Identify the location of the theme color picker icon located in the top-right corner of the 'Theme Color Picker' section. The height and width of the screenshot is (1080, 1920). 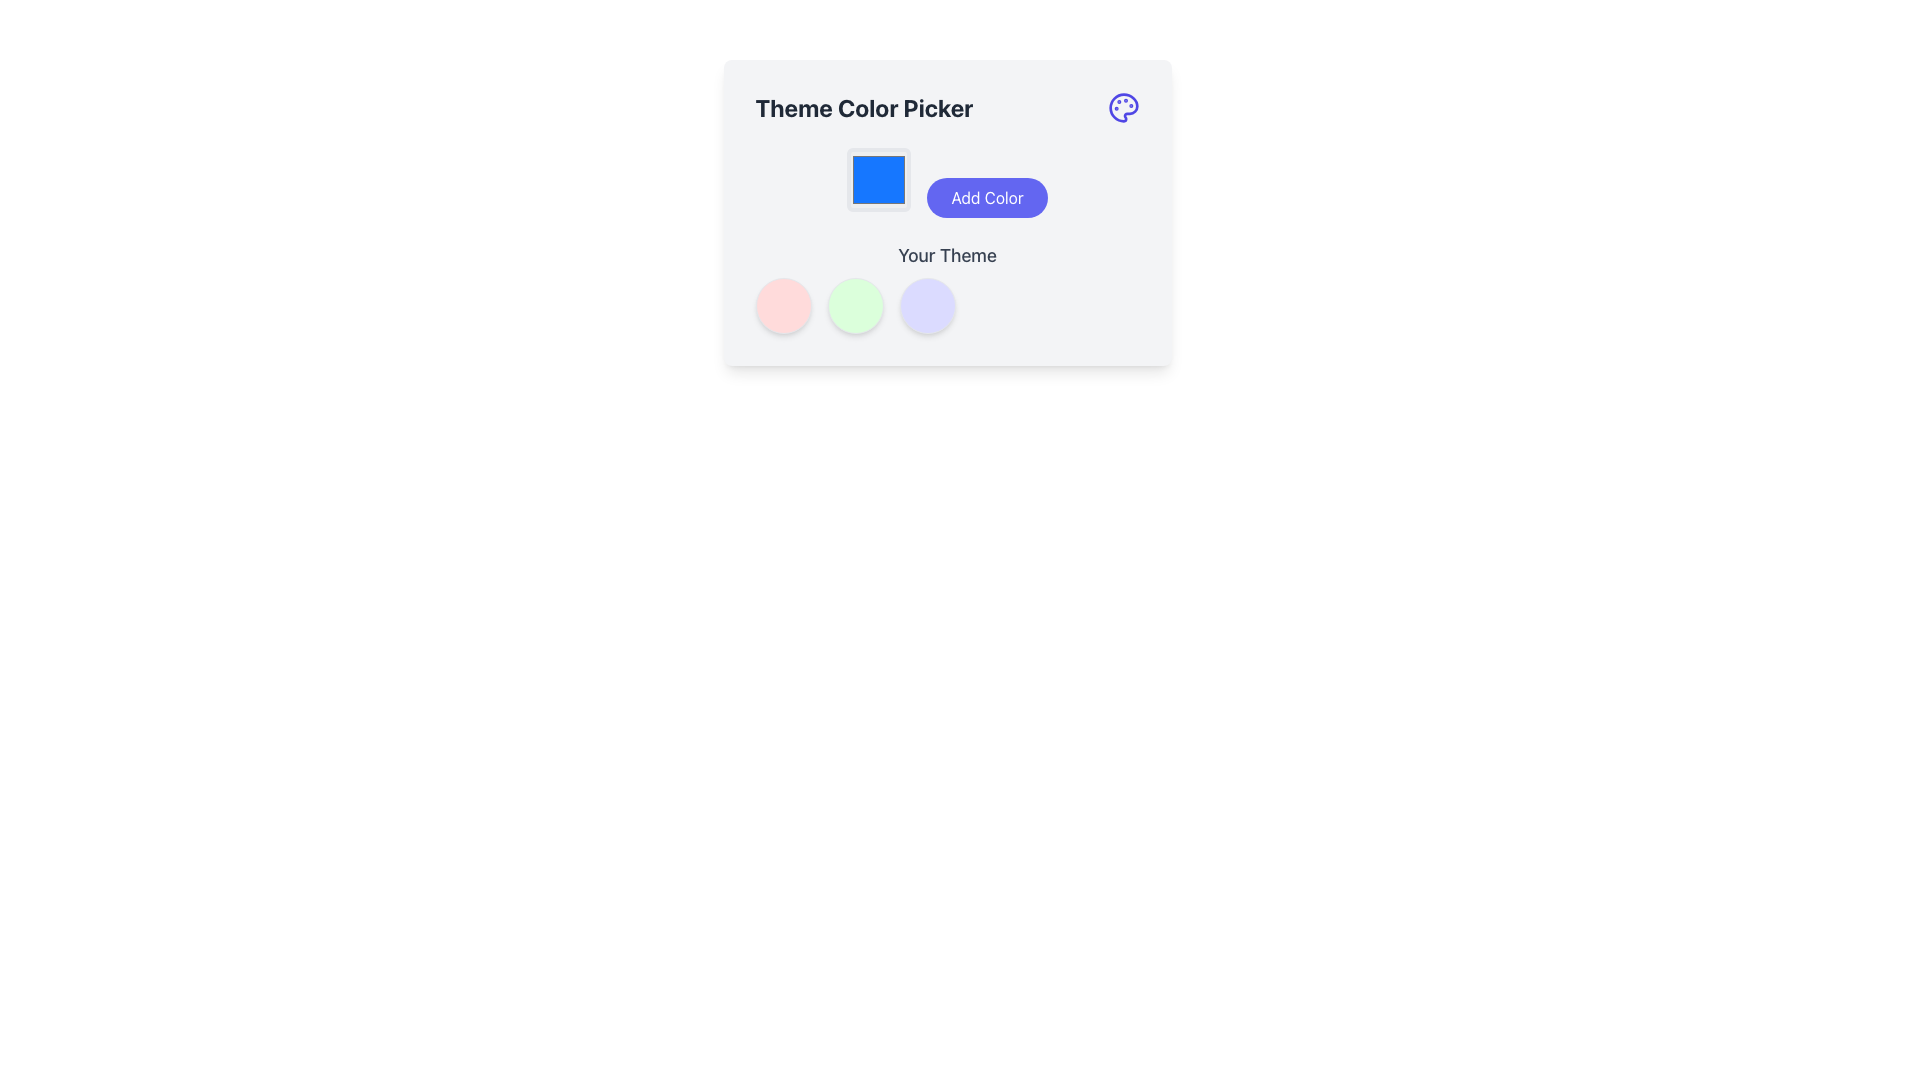
(1123, 108).